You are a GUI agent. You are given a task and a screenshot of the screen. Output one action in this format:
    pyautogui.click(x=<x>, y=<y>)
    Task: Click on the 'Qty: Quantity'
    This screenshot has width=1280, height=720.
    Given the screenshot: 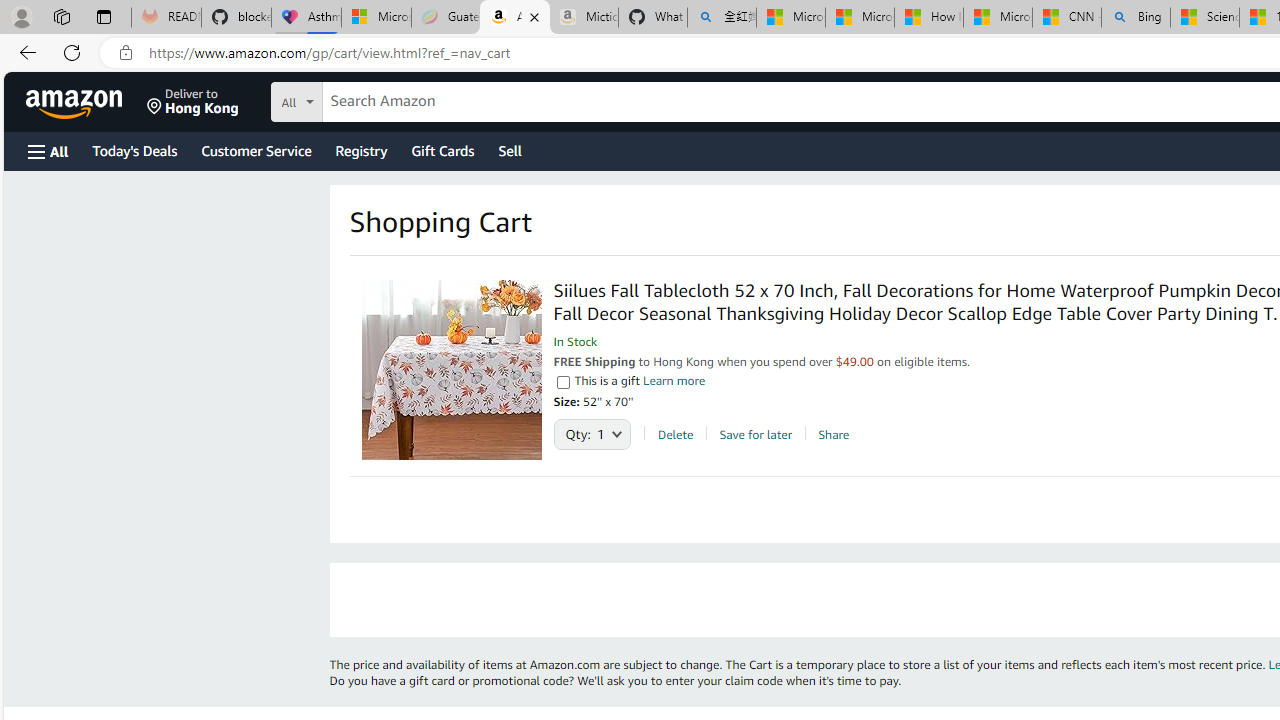 What is the action you would take?
    pyautogui.click(x=591, y=428)
    